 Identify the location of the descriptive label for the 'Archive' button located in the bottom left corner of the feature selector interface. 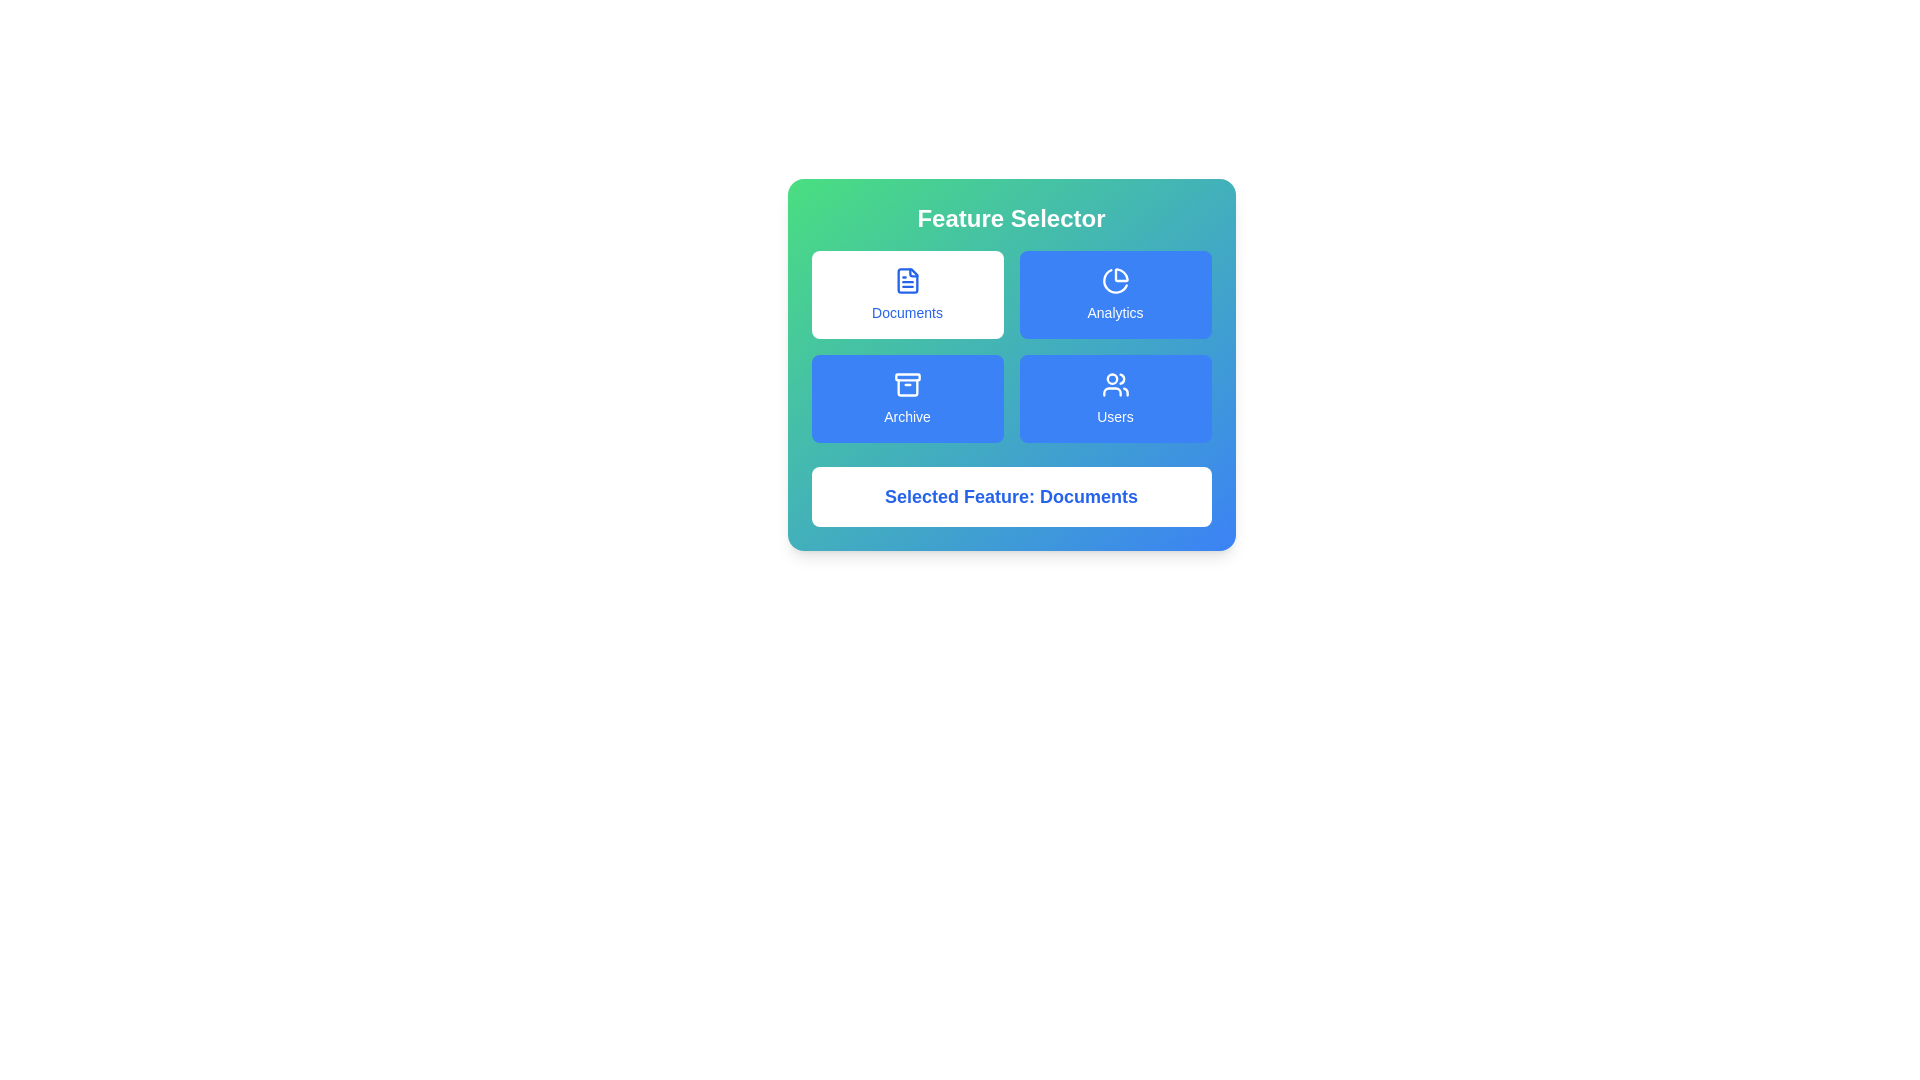
(906, 415).